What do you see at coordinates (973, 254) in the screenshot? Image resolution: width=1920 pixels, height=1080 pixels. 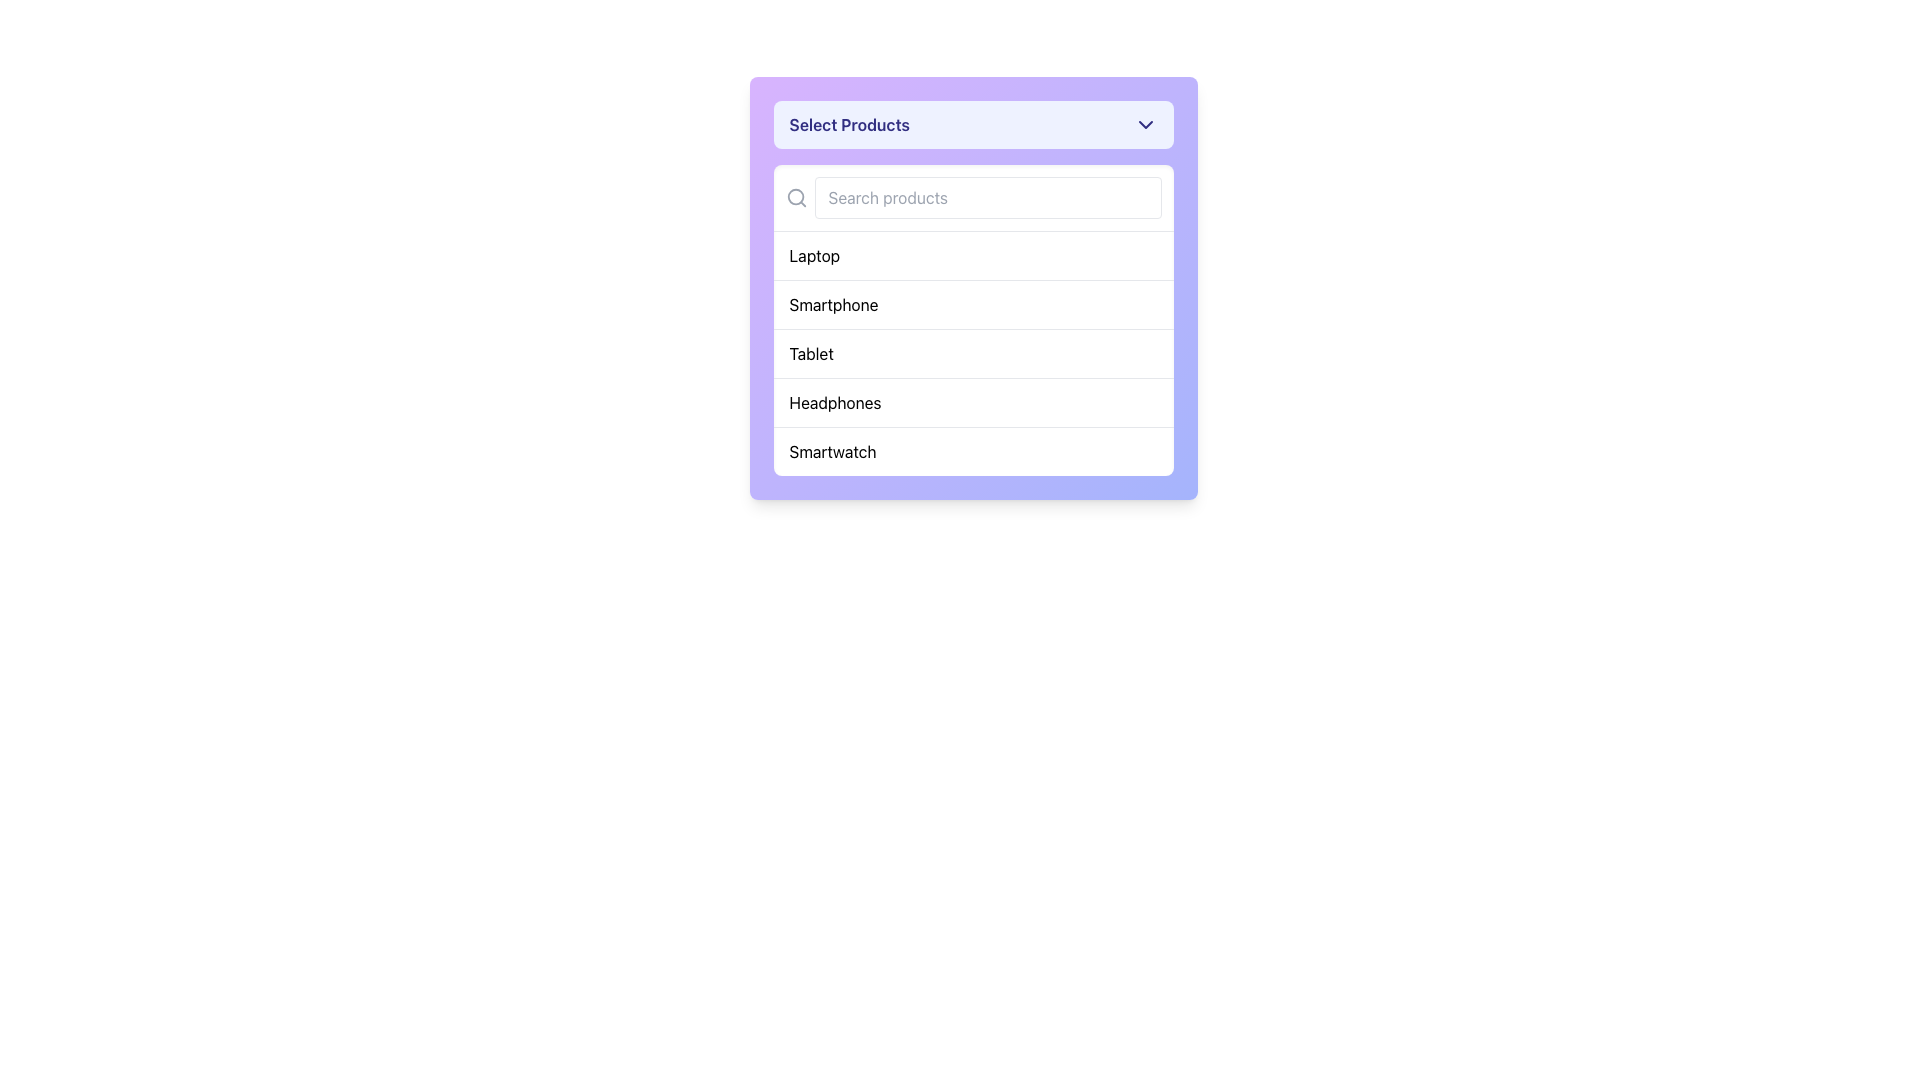 I see `the topmost item labeled 'Laptop' in the dropdown menu` at bounding box center [973, 254].